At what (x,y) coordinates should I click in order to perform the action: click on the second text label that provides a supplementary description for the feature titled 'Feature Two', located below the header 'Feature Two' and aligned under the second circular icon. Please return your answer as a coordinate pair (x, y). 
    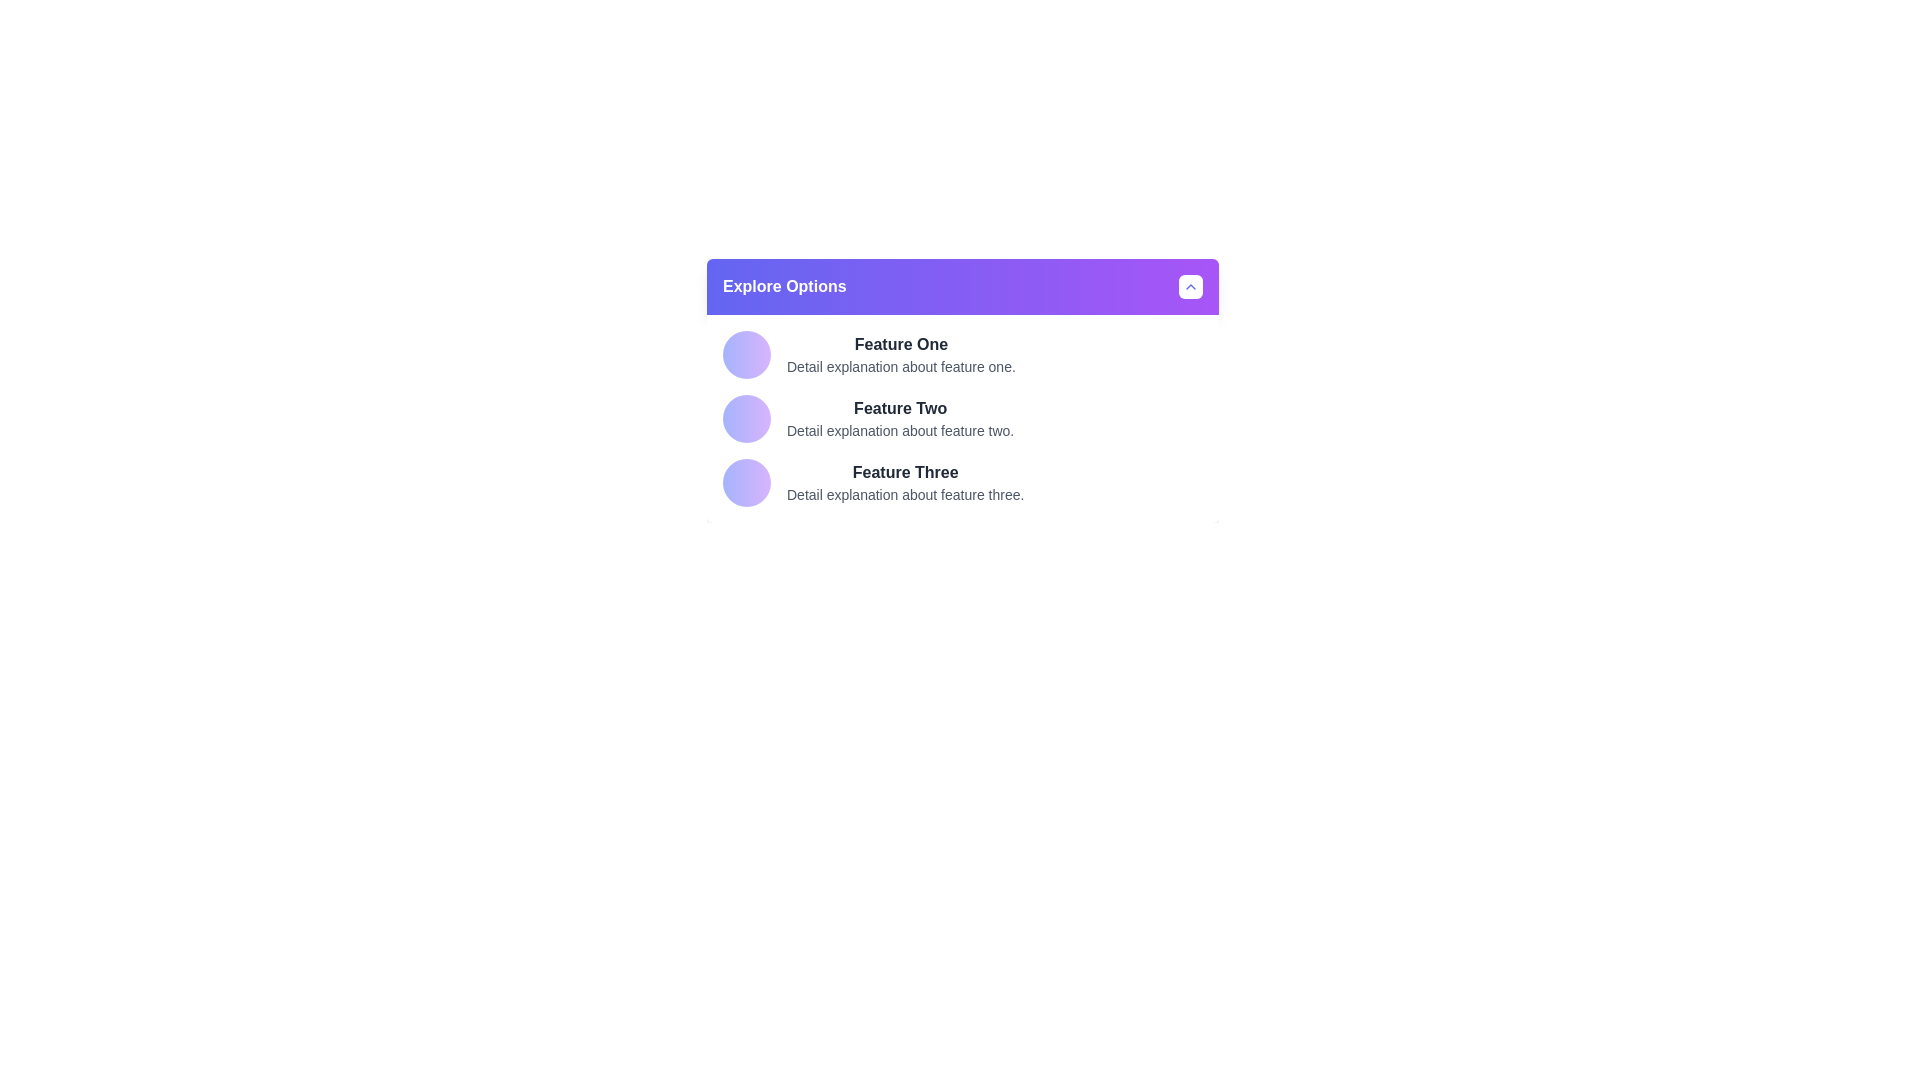
    Looking at the image, I should click on (899, 430).